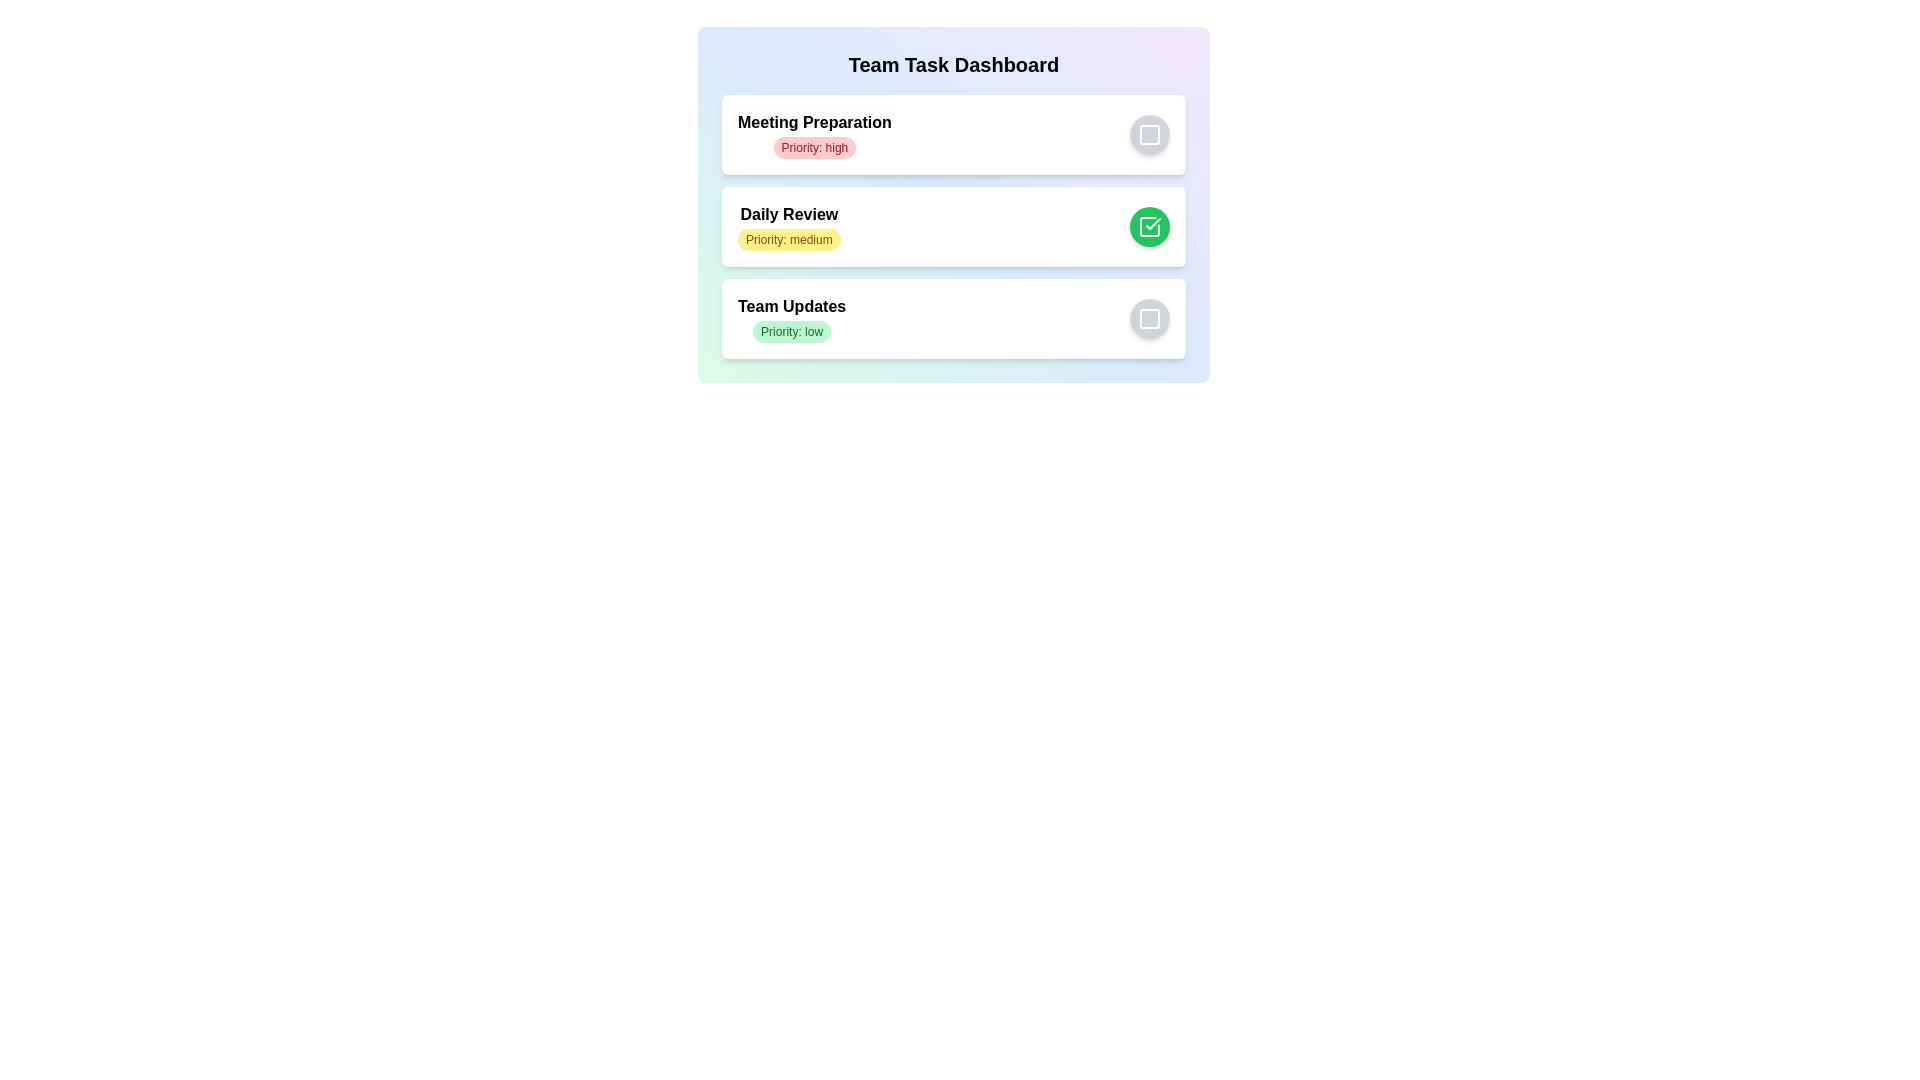 This screenshot has height=1080, width=1920. Describe the element at coordinates (791, 330) in the screenshot. I see `the task with priority low` at that location.